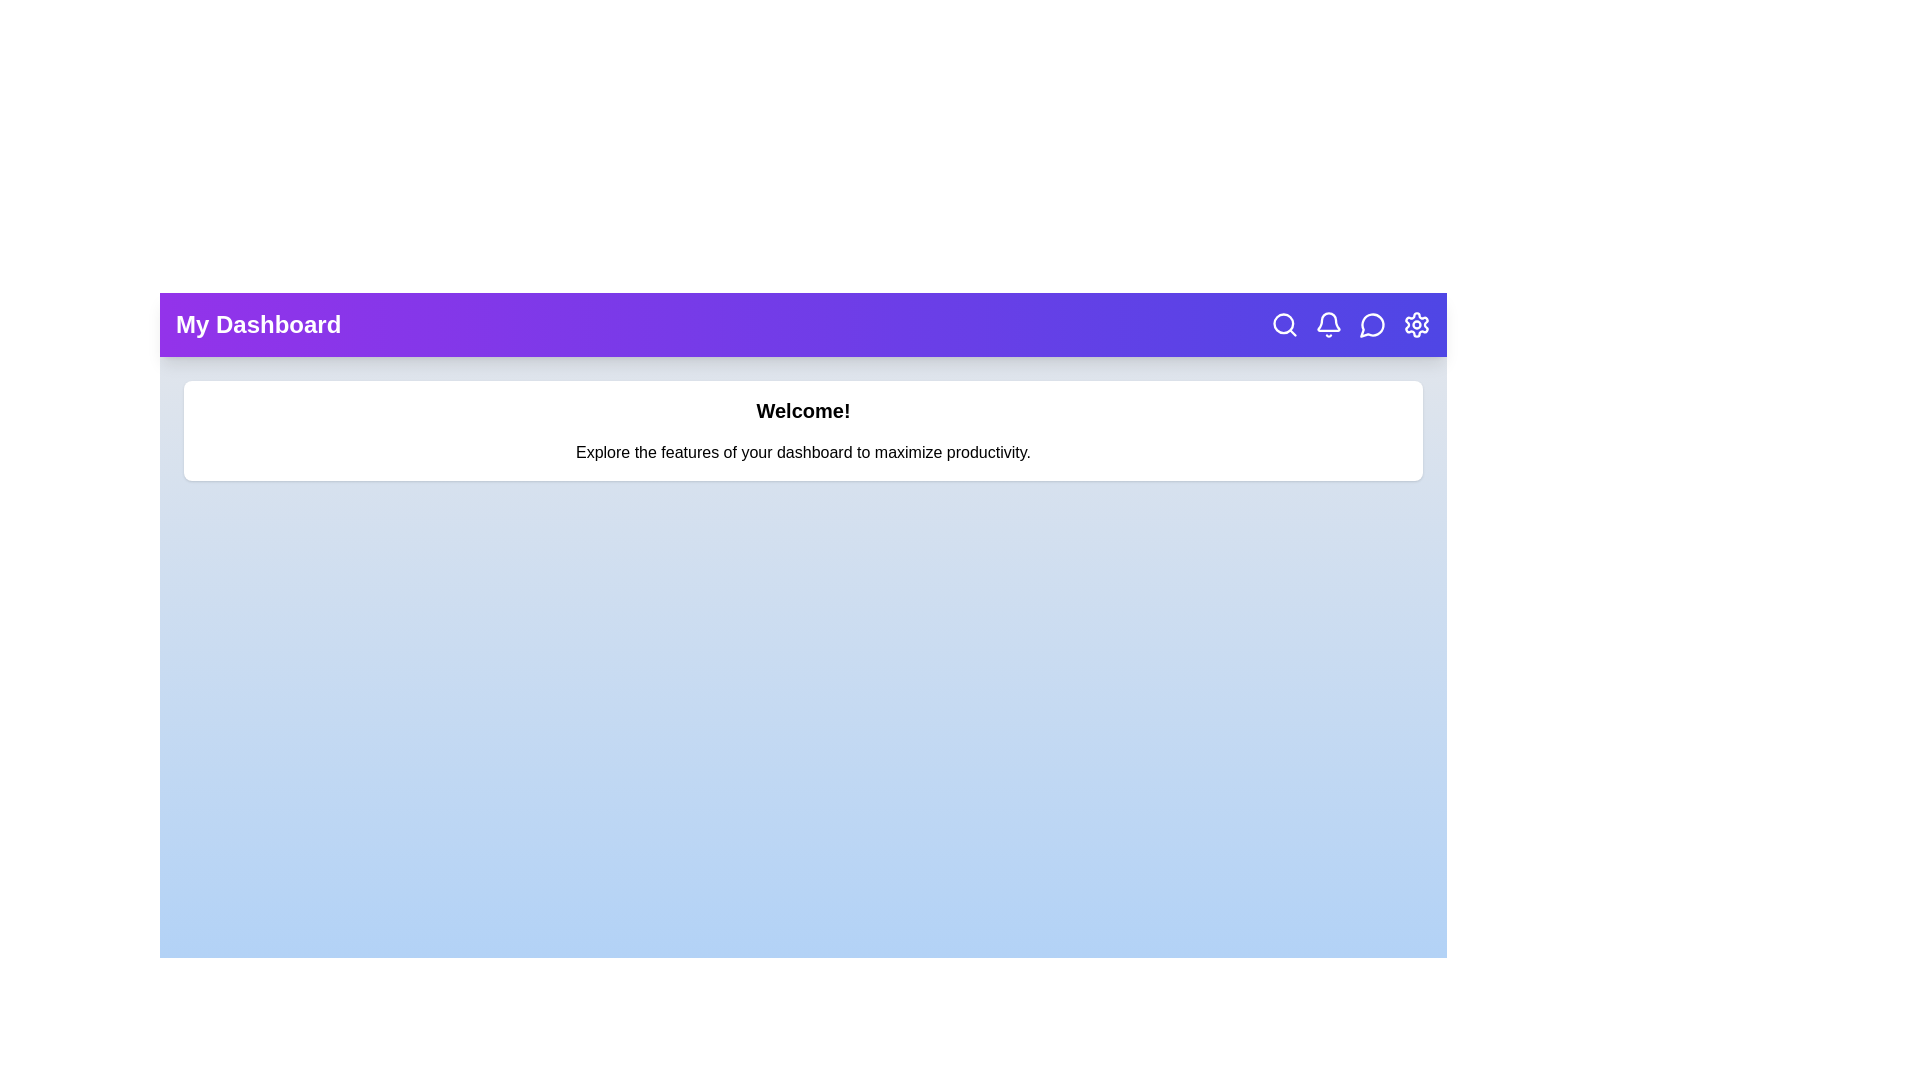  What do you see at coordinates (1415, 323) in the screenshot?
I see `the Settings button to perform its associated action` at bounding box center [1415, 323].